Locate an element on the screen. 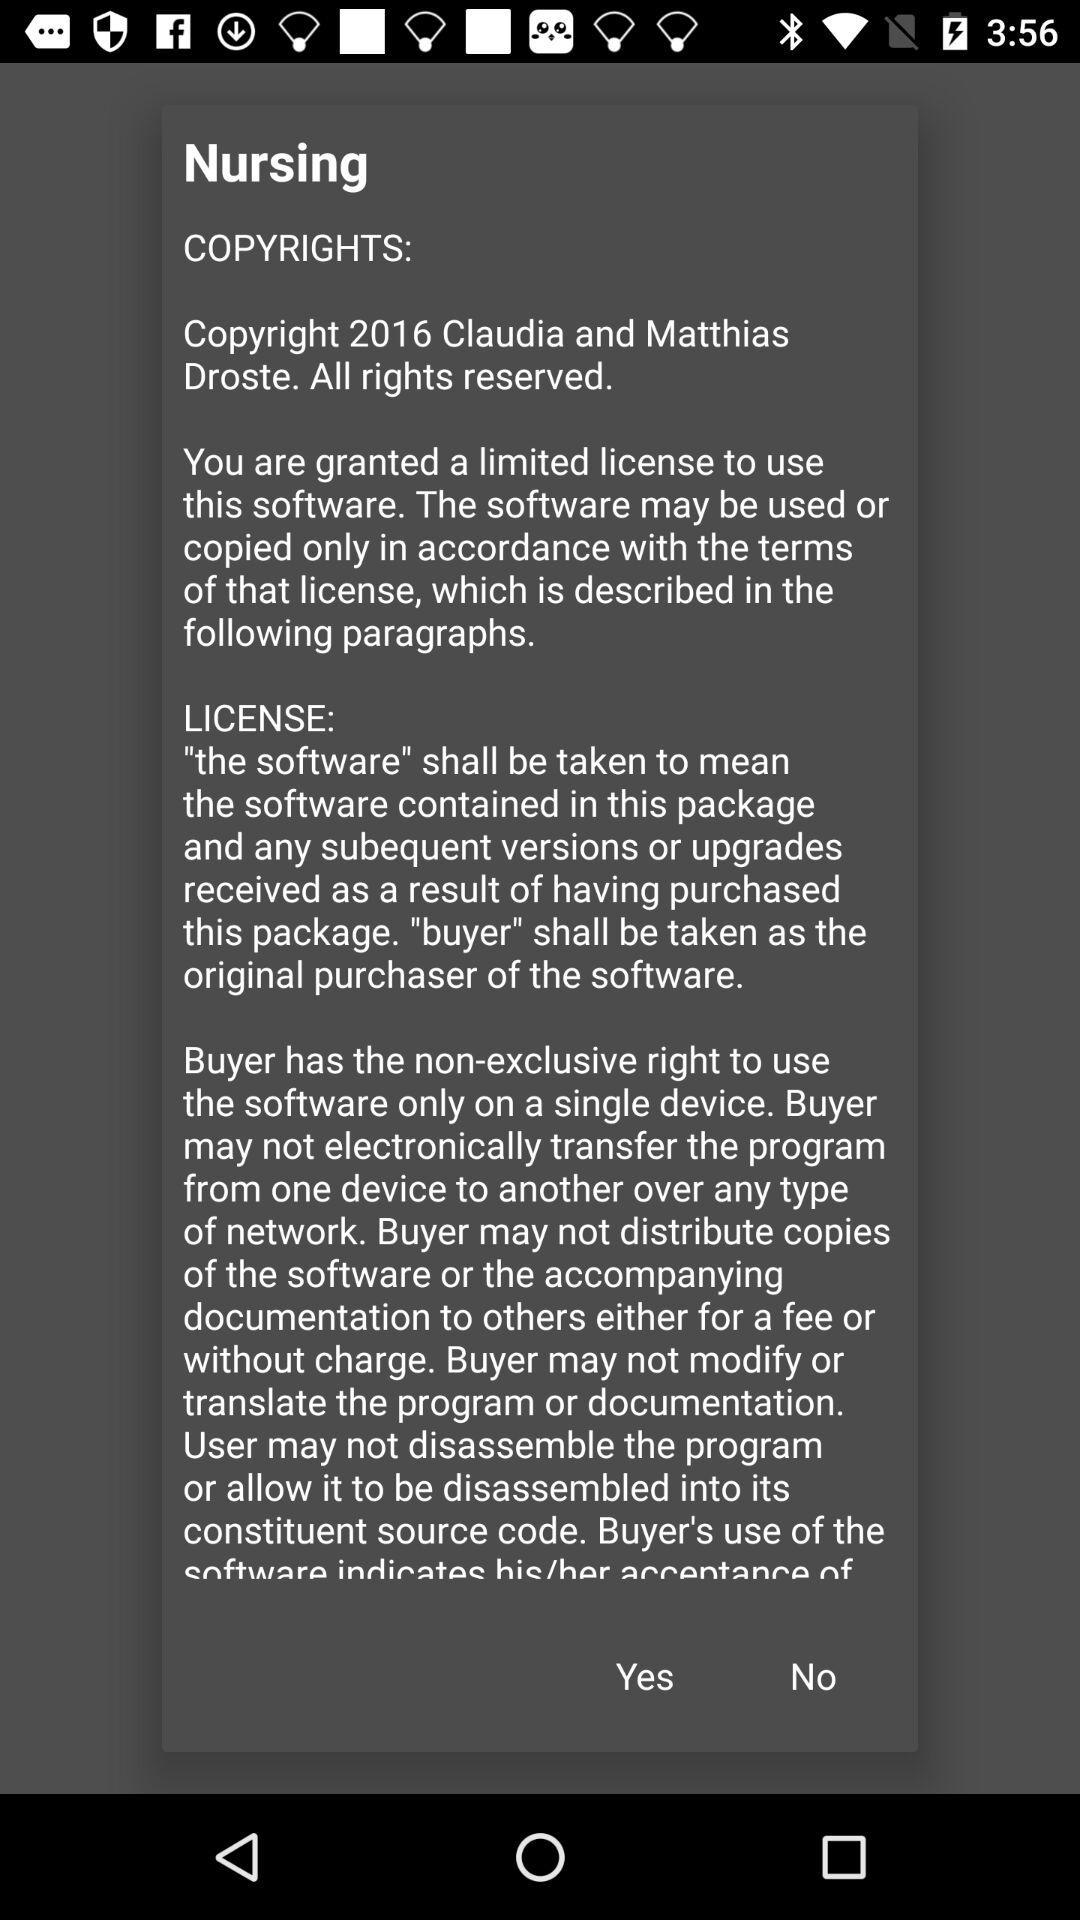 The image size is (1080, 1920). icon to the left of no icon is located at coordinates (644, 1675).